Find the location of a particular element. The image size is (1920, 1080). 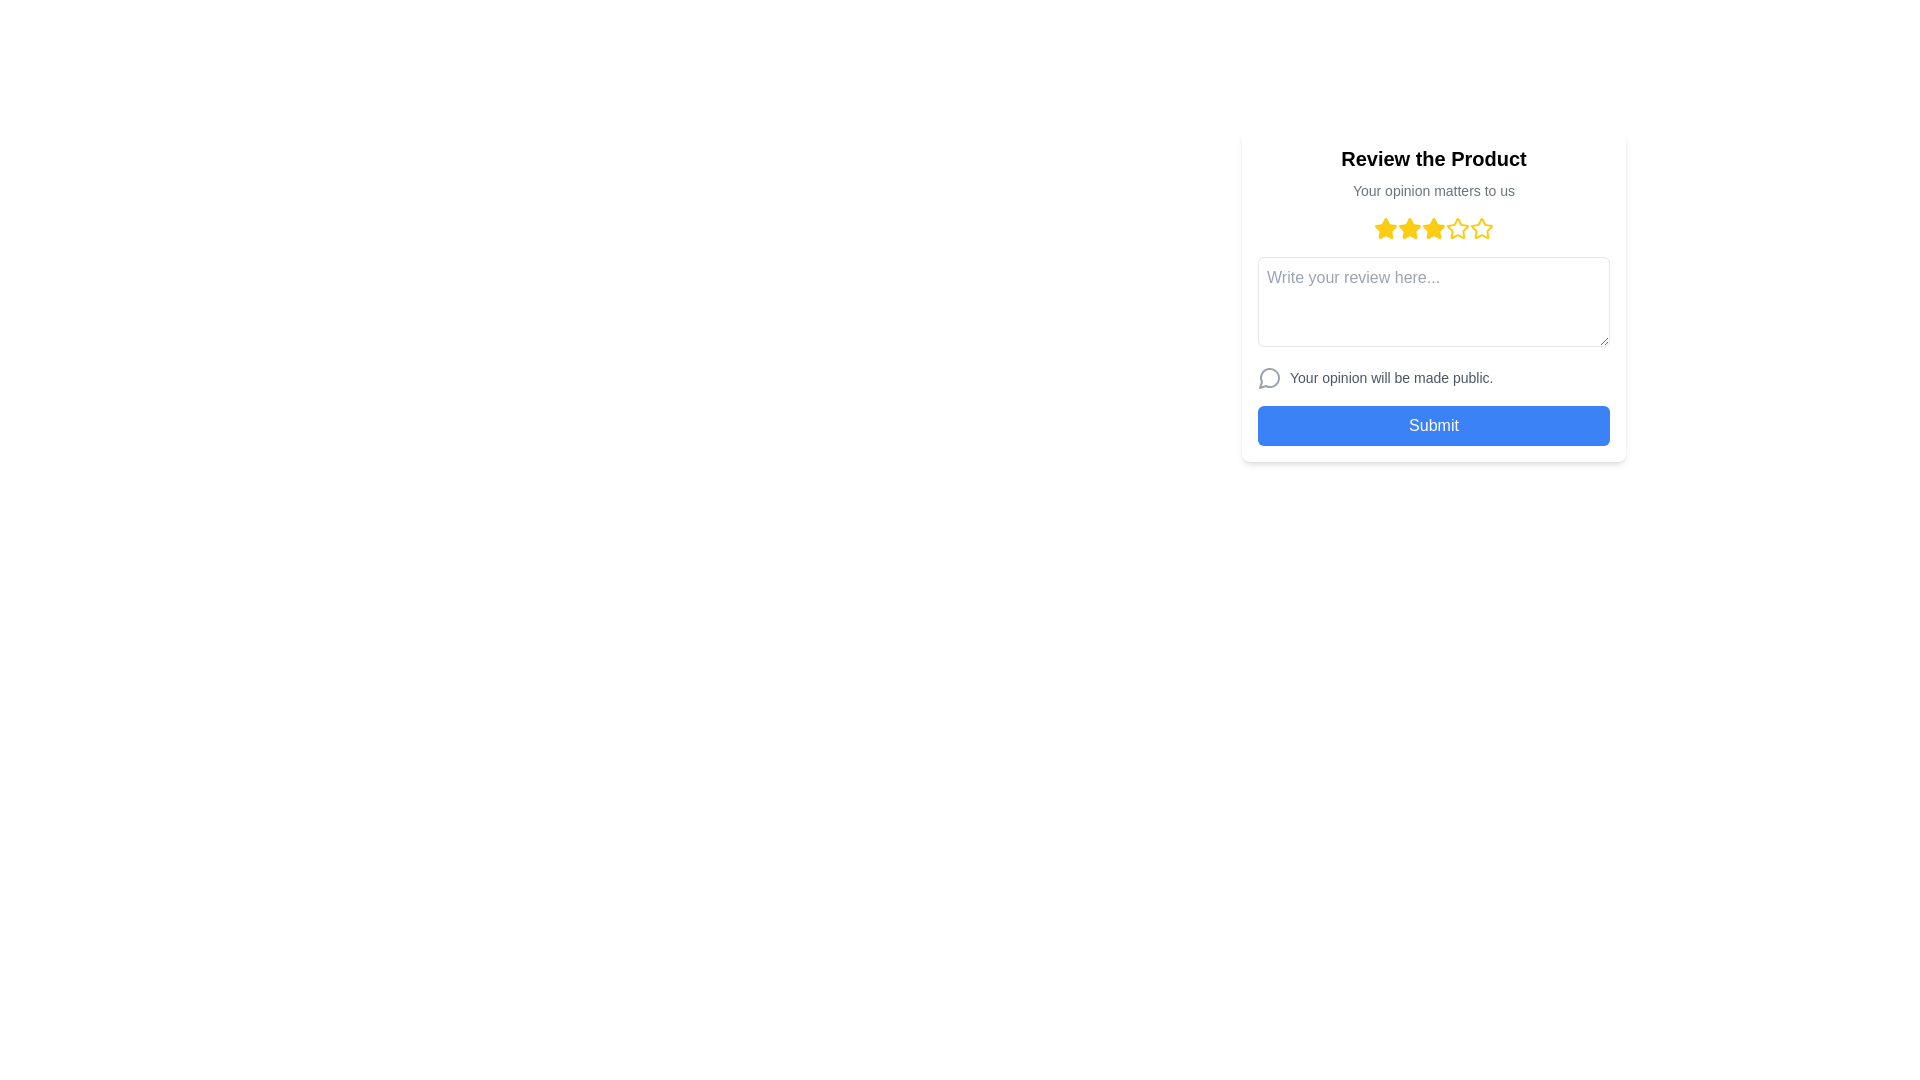

the Text Label displaying 'Your opinion will be made public.' located below the feedback textbox in the user feedback form is located at coordinates (1390, 378).